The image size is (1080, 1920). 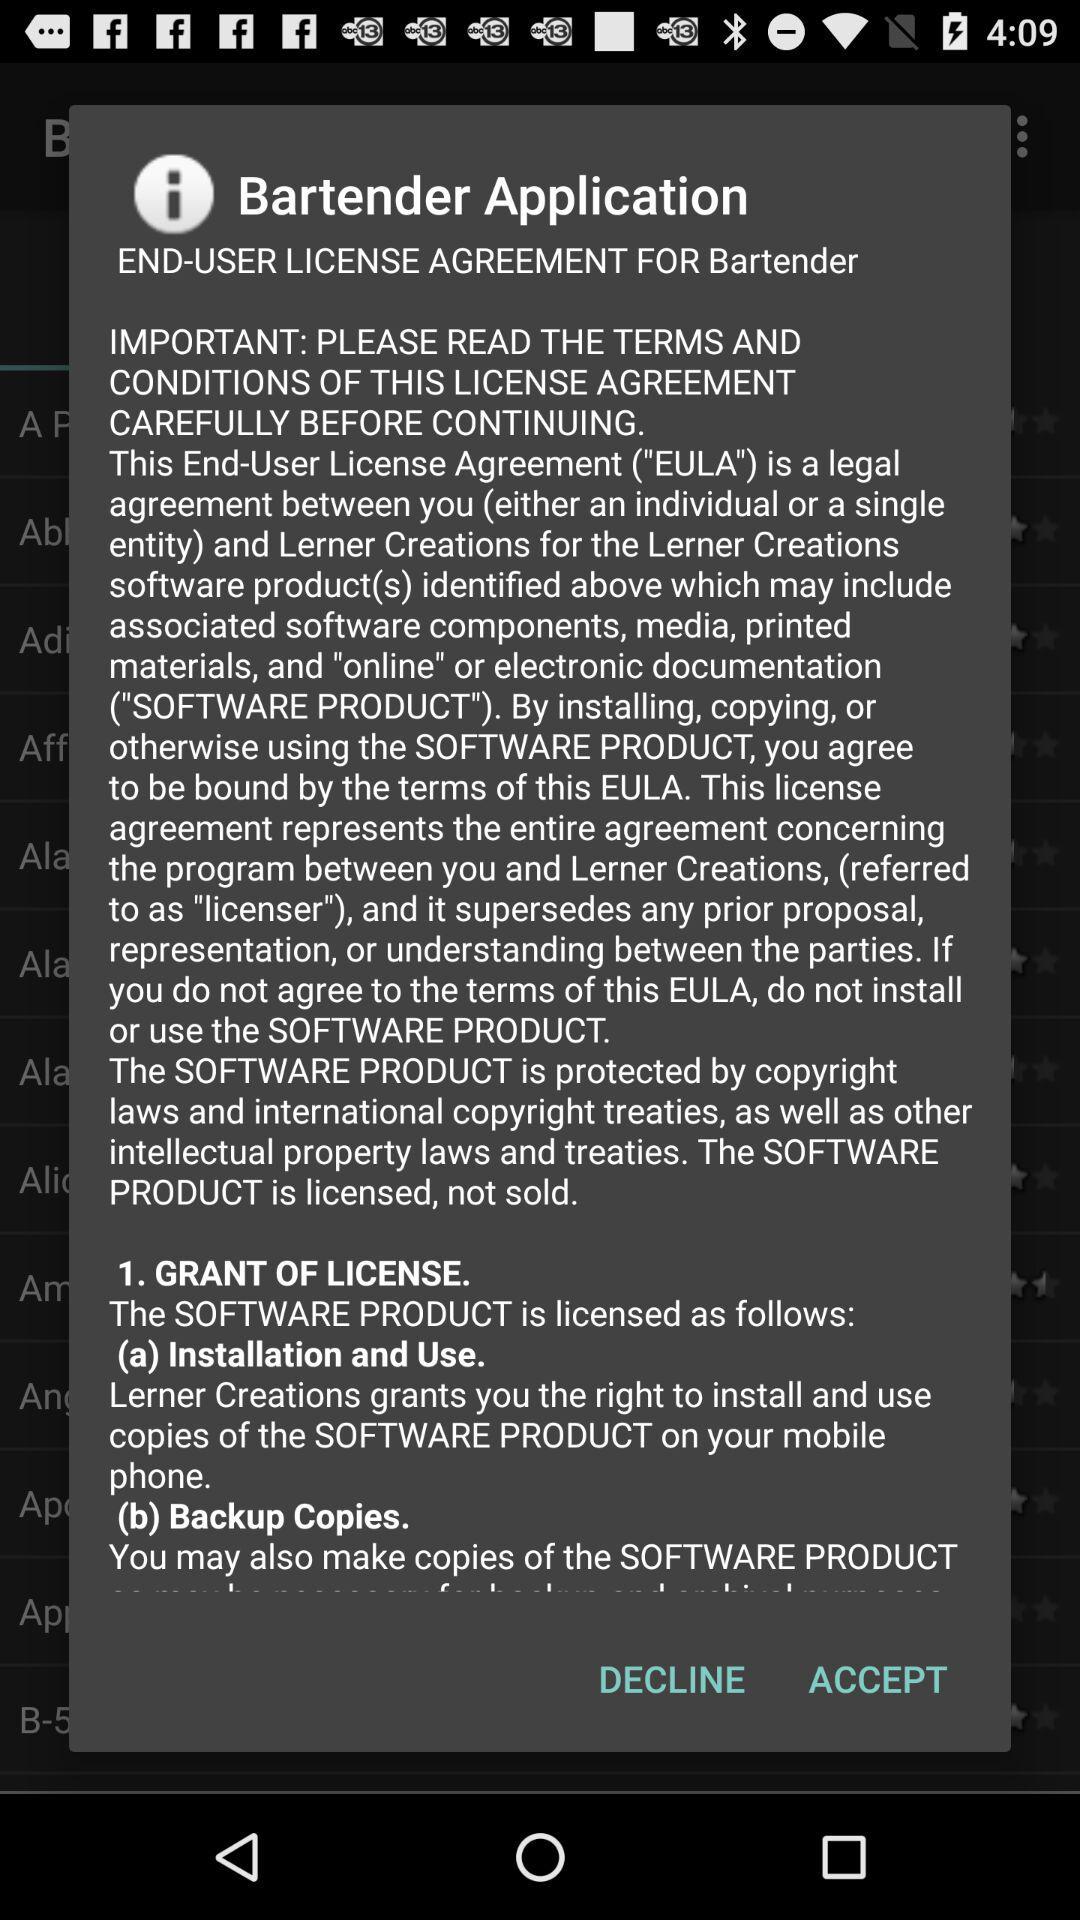 I want to click on the decline item, so click(x=671, y=1678).